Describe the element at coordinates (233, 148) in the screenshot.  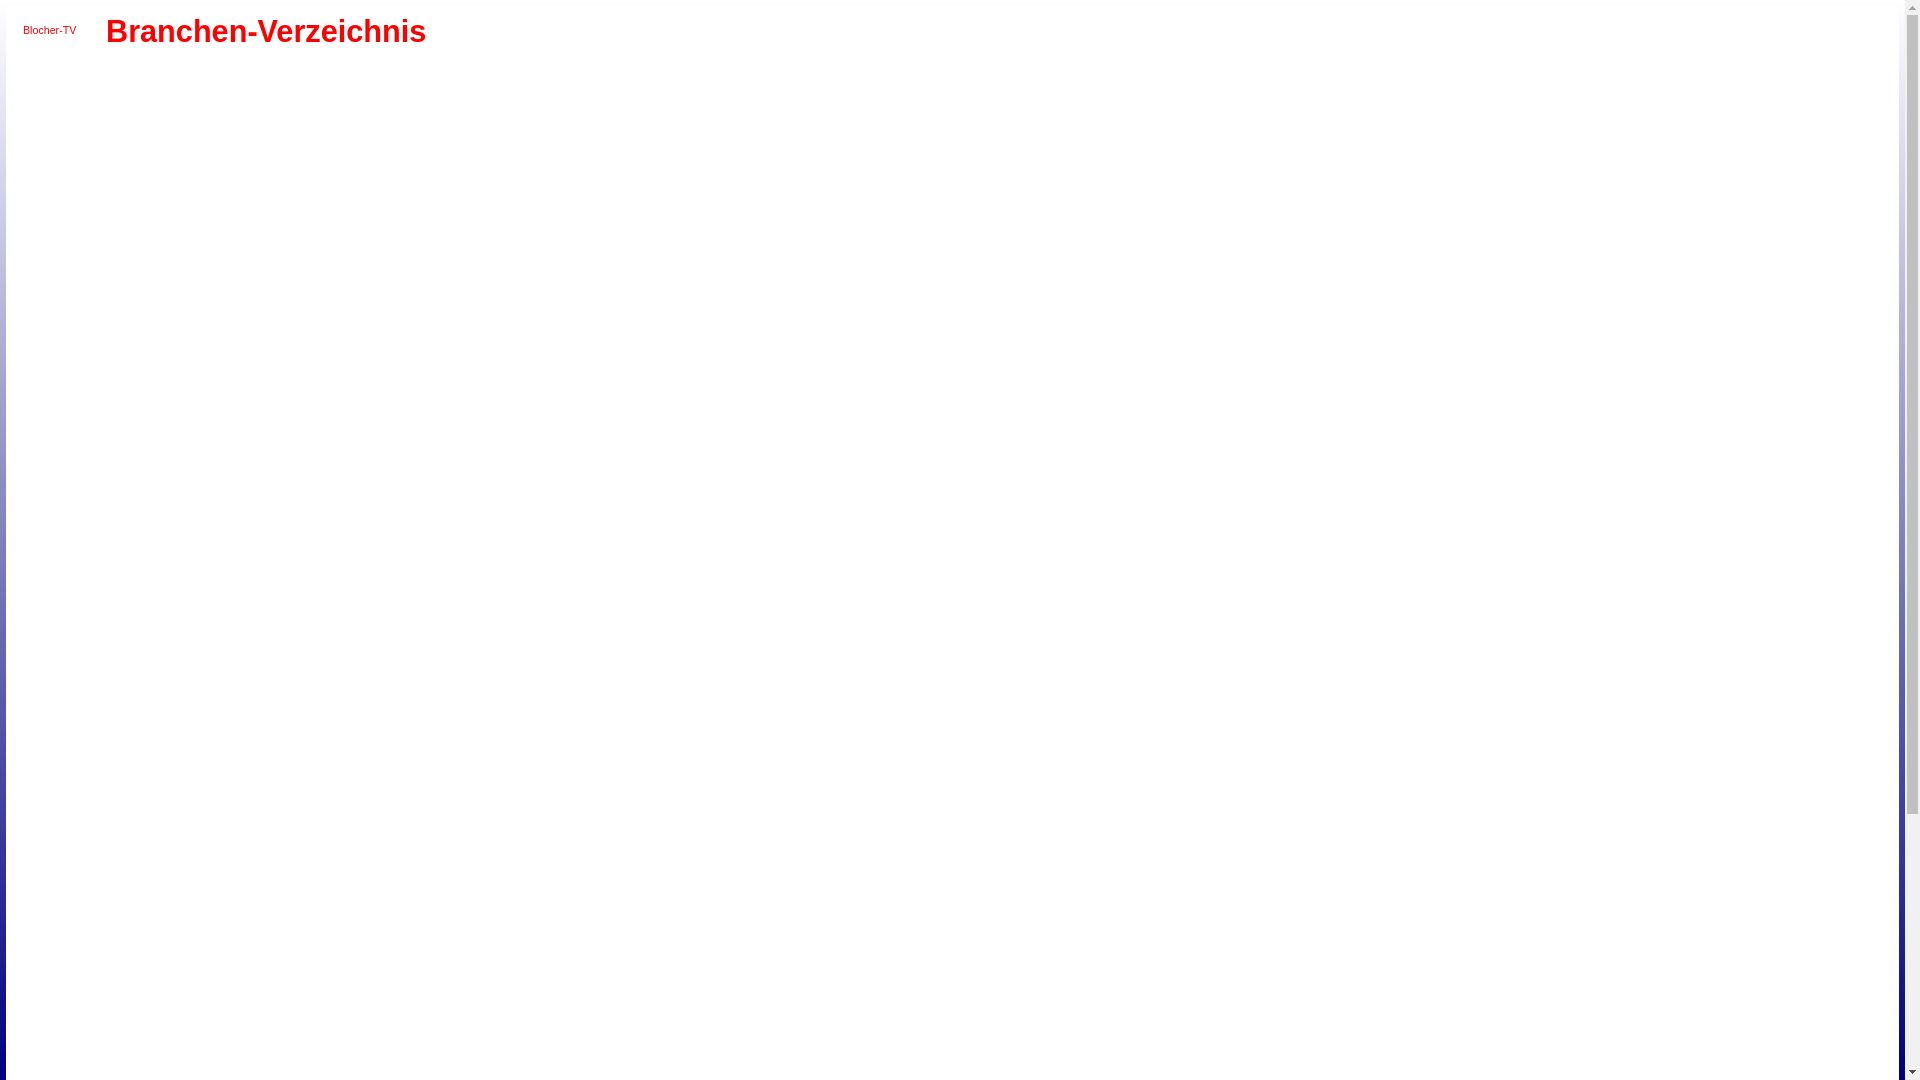
I see `'Du Nord  Bern Restaurant '` at that location.